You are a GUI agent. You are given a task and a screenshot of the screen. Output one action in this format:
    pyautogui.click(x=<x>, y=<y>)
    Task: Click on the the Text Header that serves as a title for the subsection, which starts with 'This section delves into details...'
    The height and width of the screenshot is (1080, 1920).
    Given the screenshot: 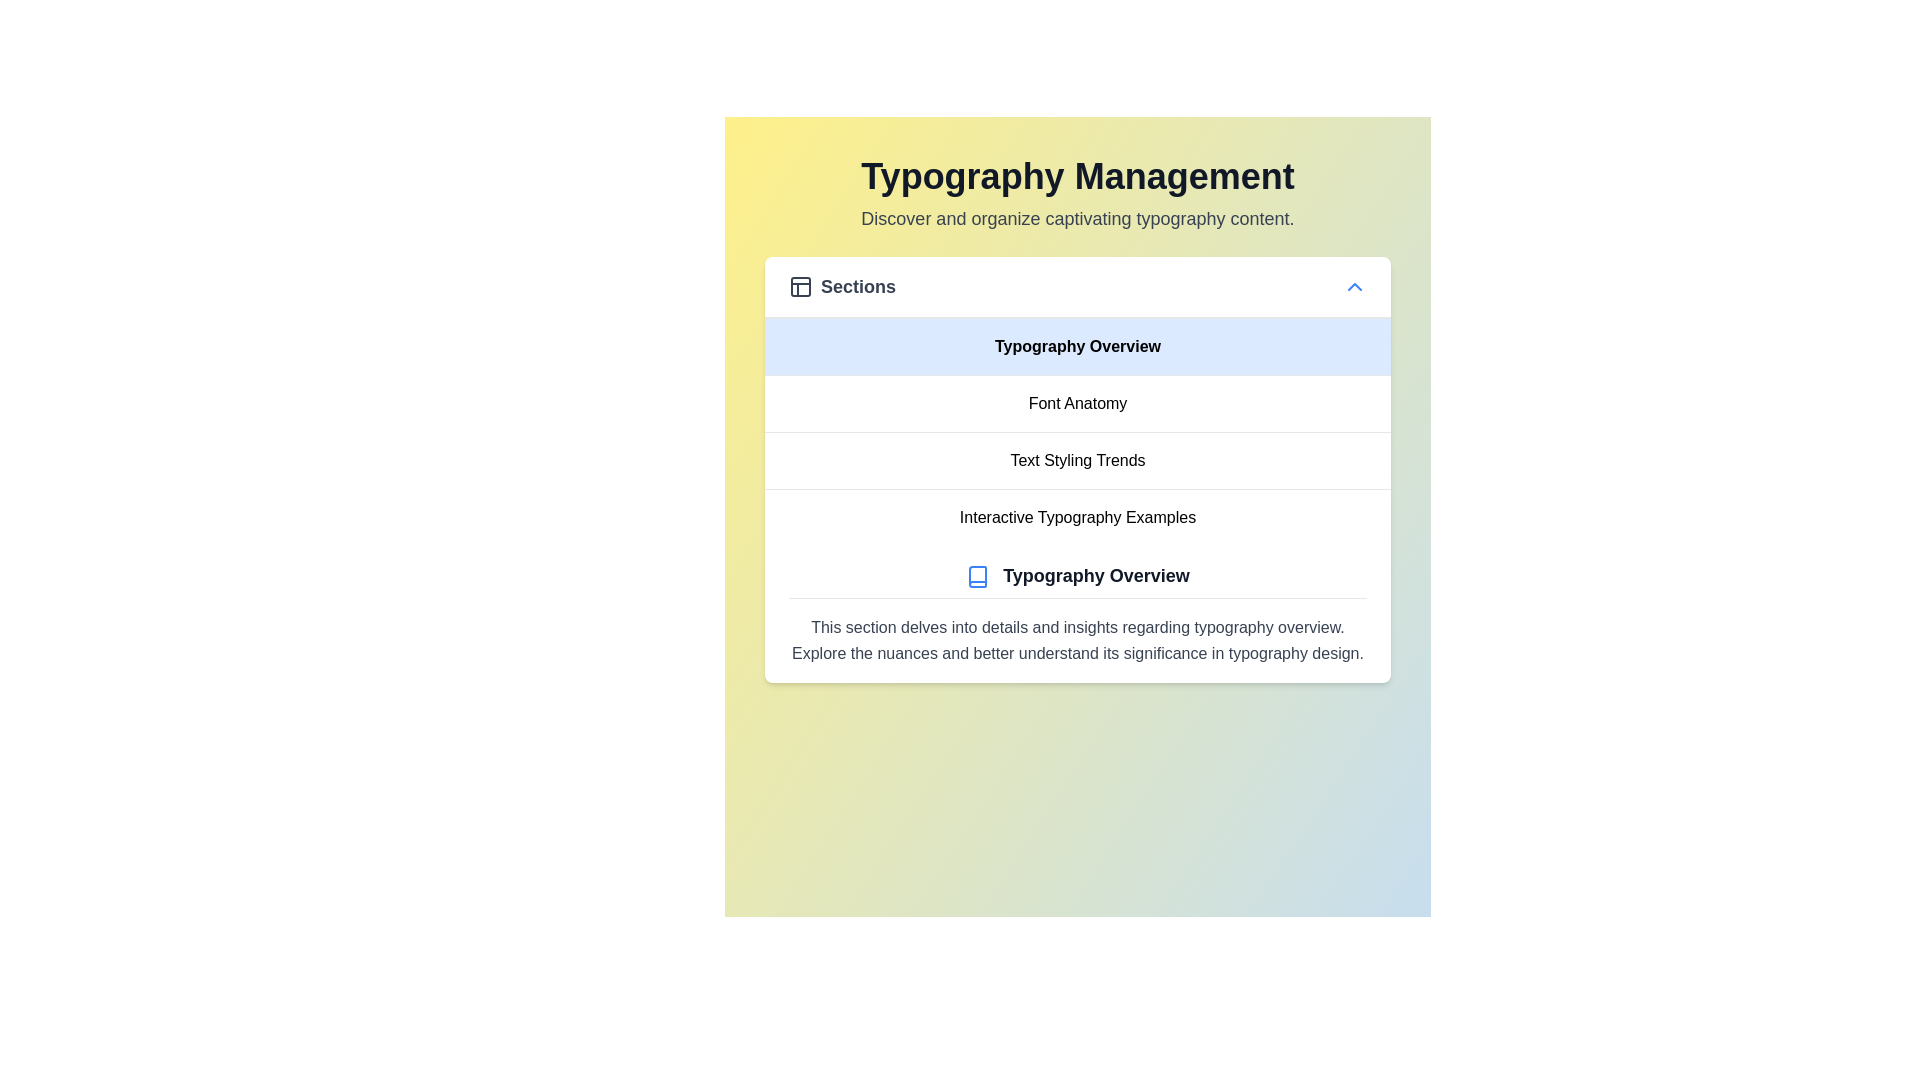 What is the action you would take?
    pyautogui.click(x=1077, y=579)
    